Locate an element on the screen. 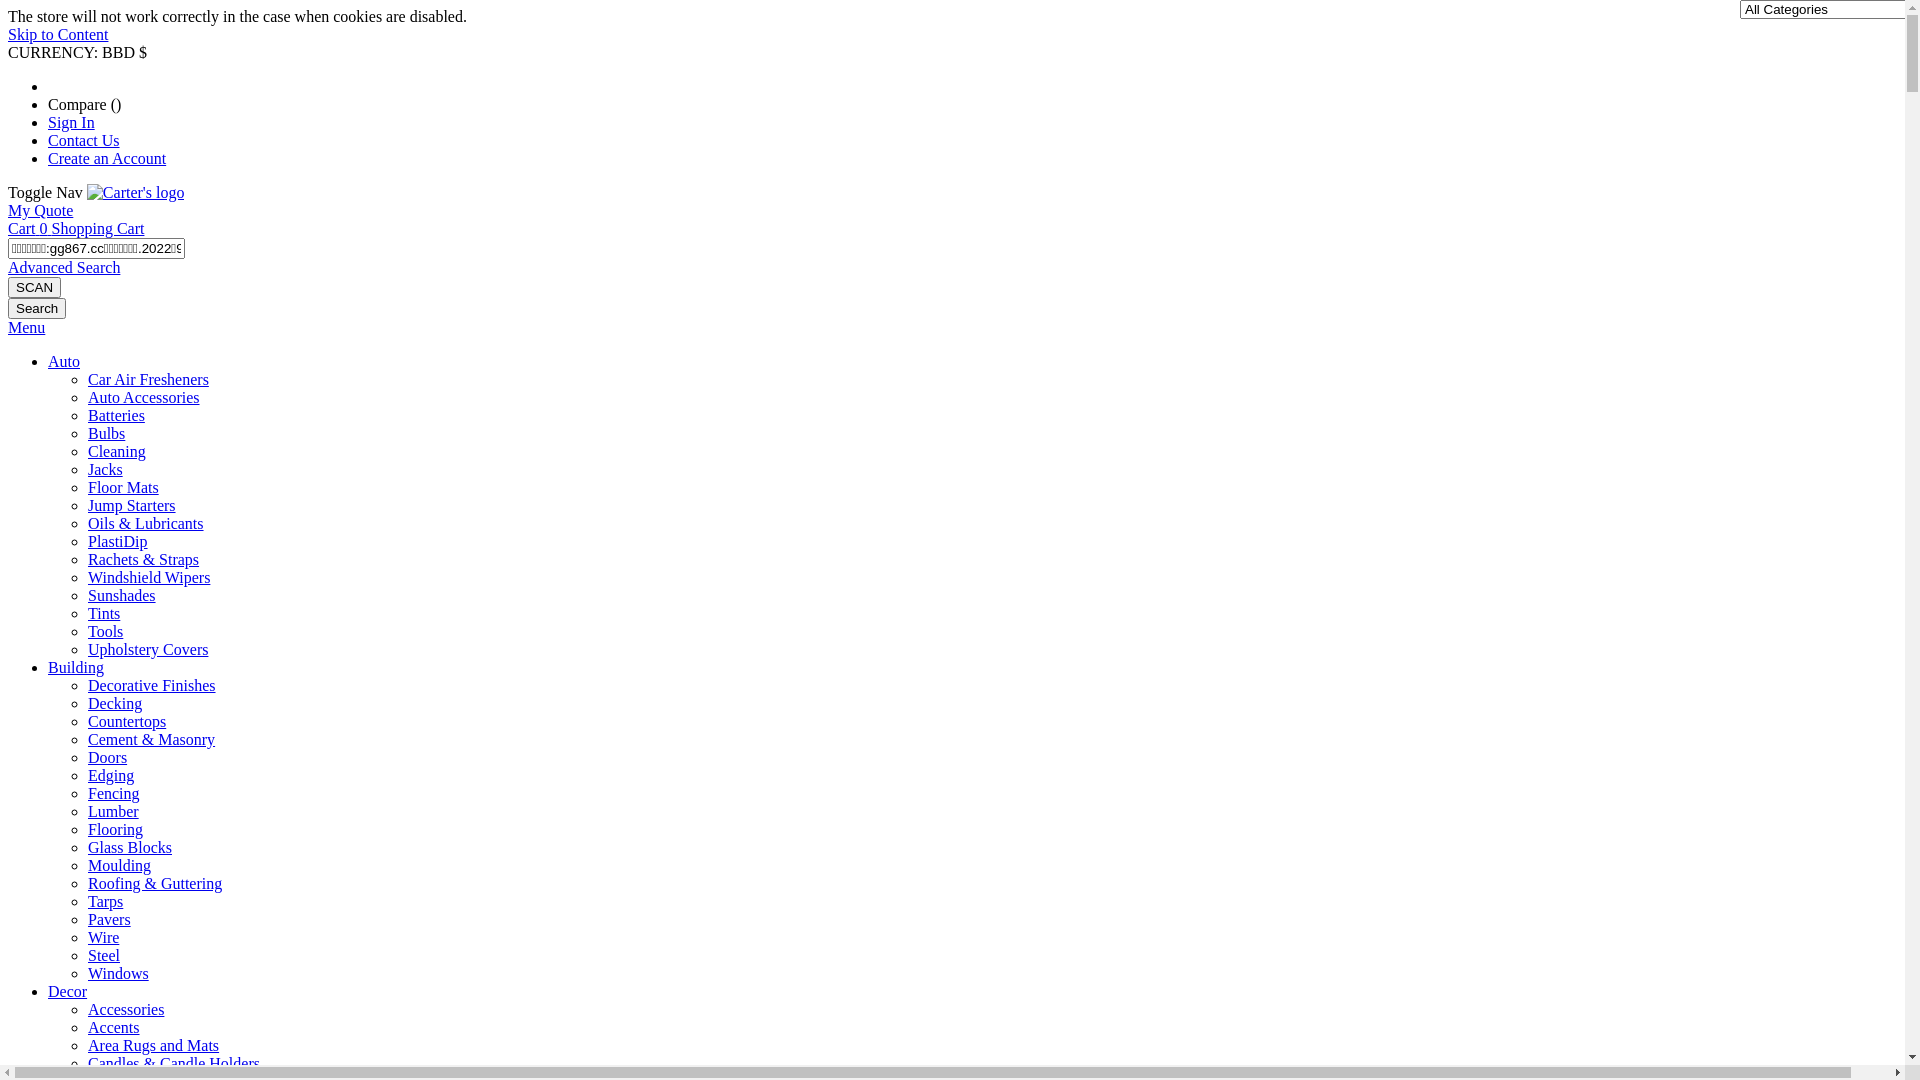  'Lumber' is located at coordinates (112, 811).